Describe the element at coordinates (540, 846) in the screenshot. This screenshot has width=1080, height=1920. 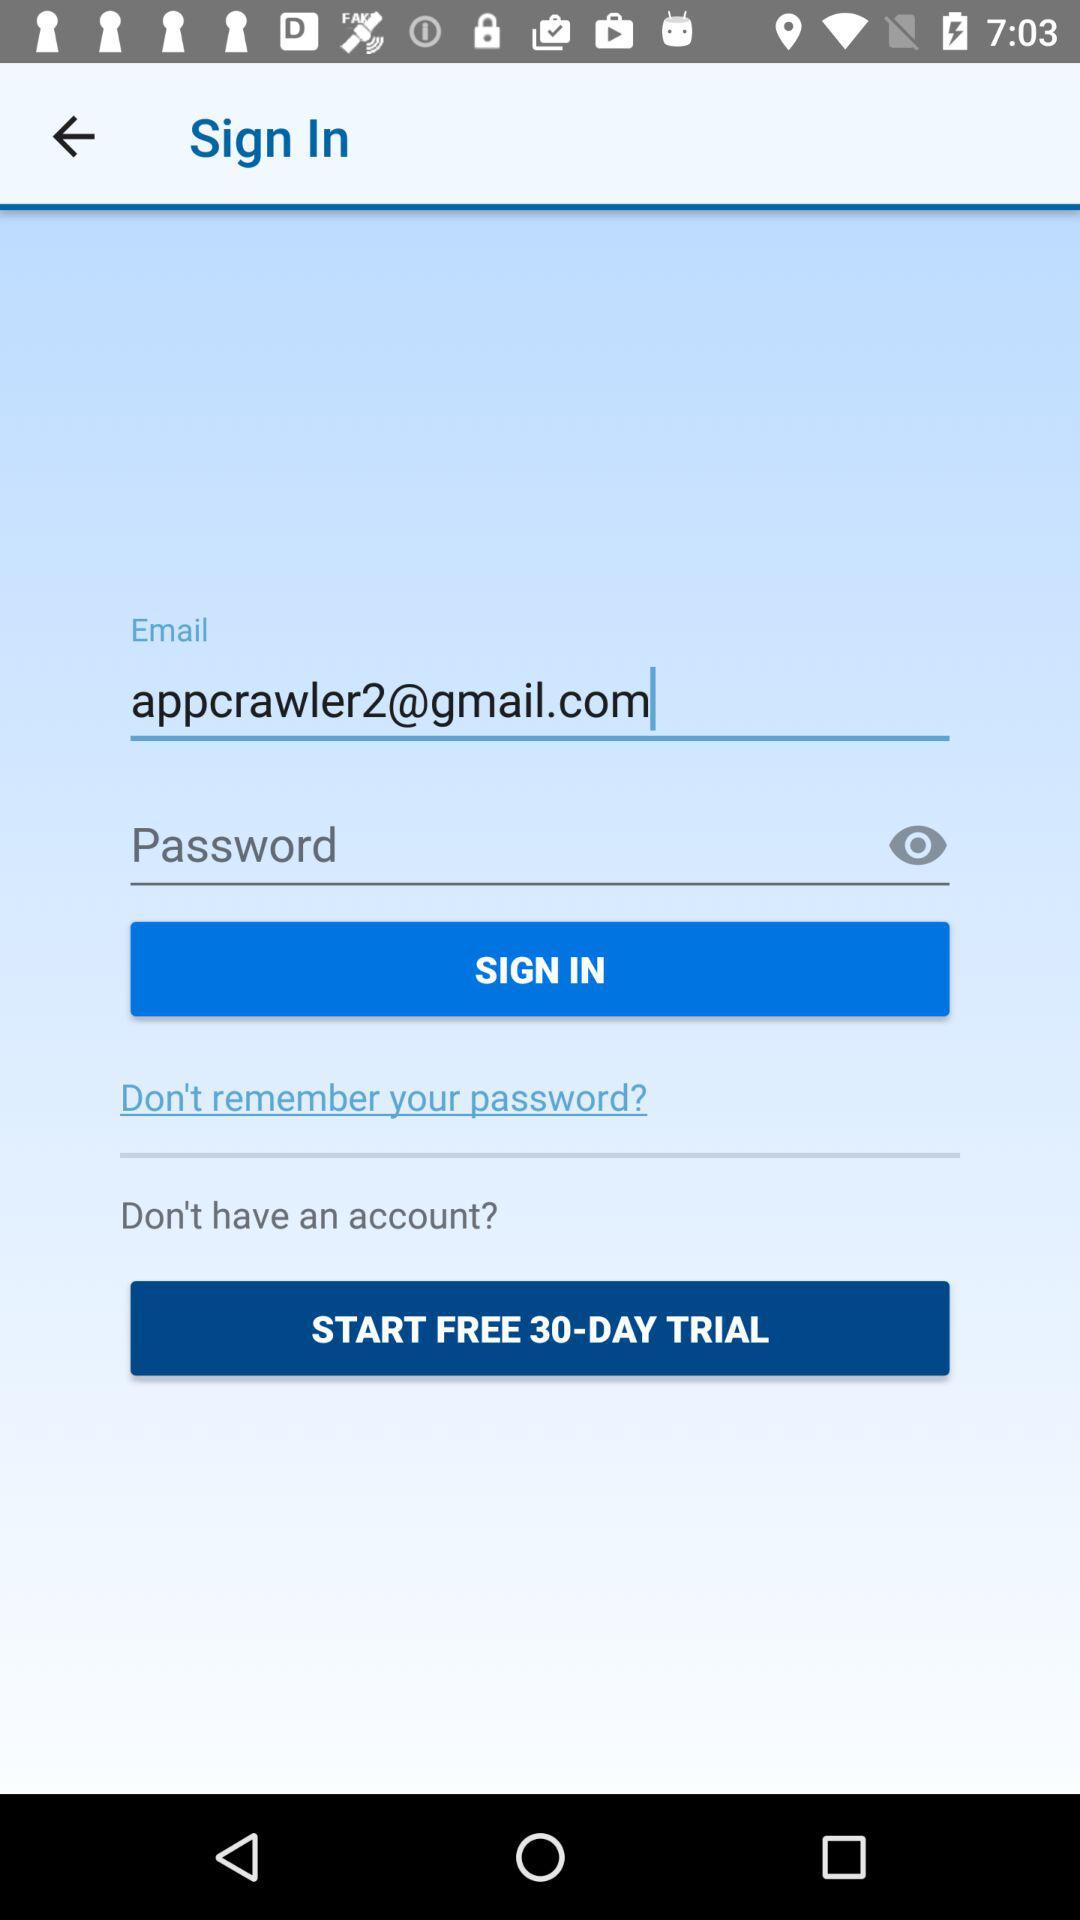
I see `password` at that location.